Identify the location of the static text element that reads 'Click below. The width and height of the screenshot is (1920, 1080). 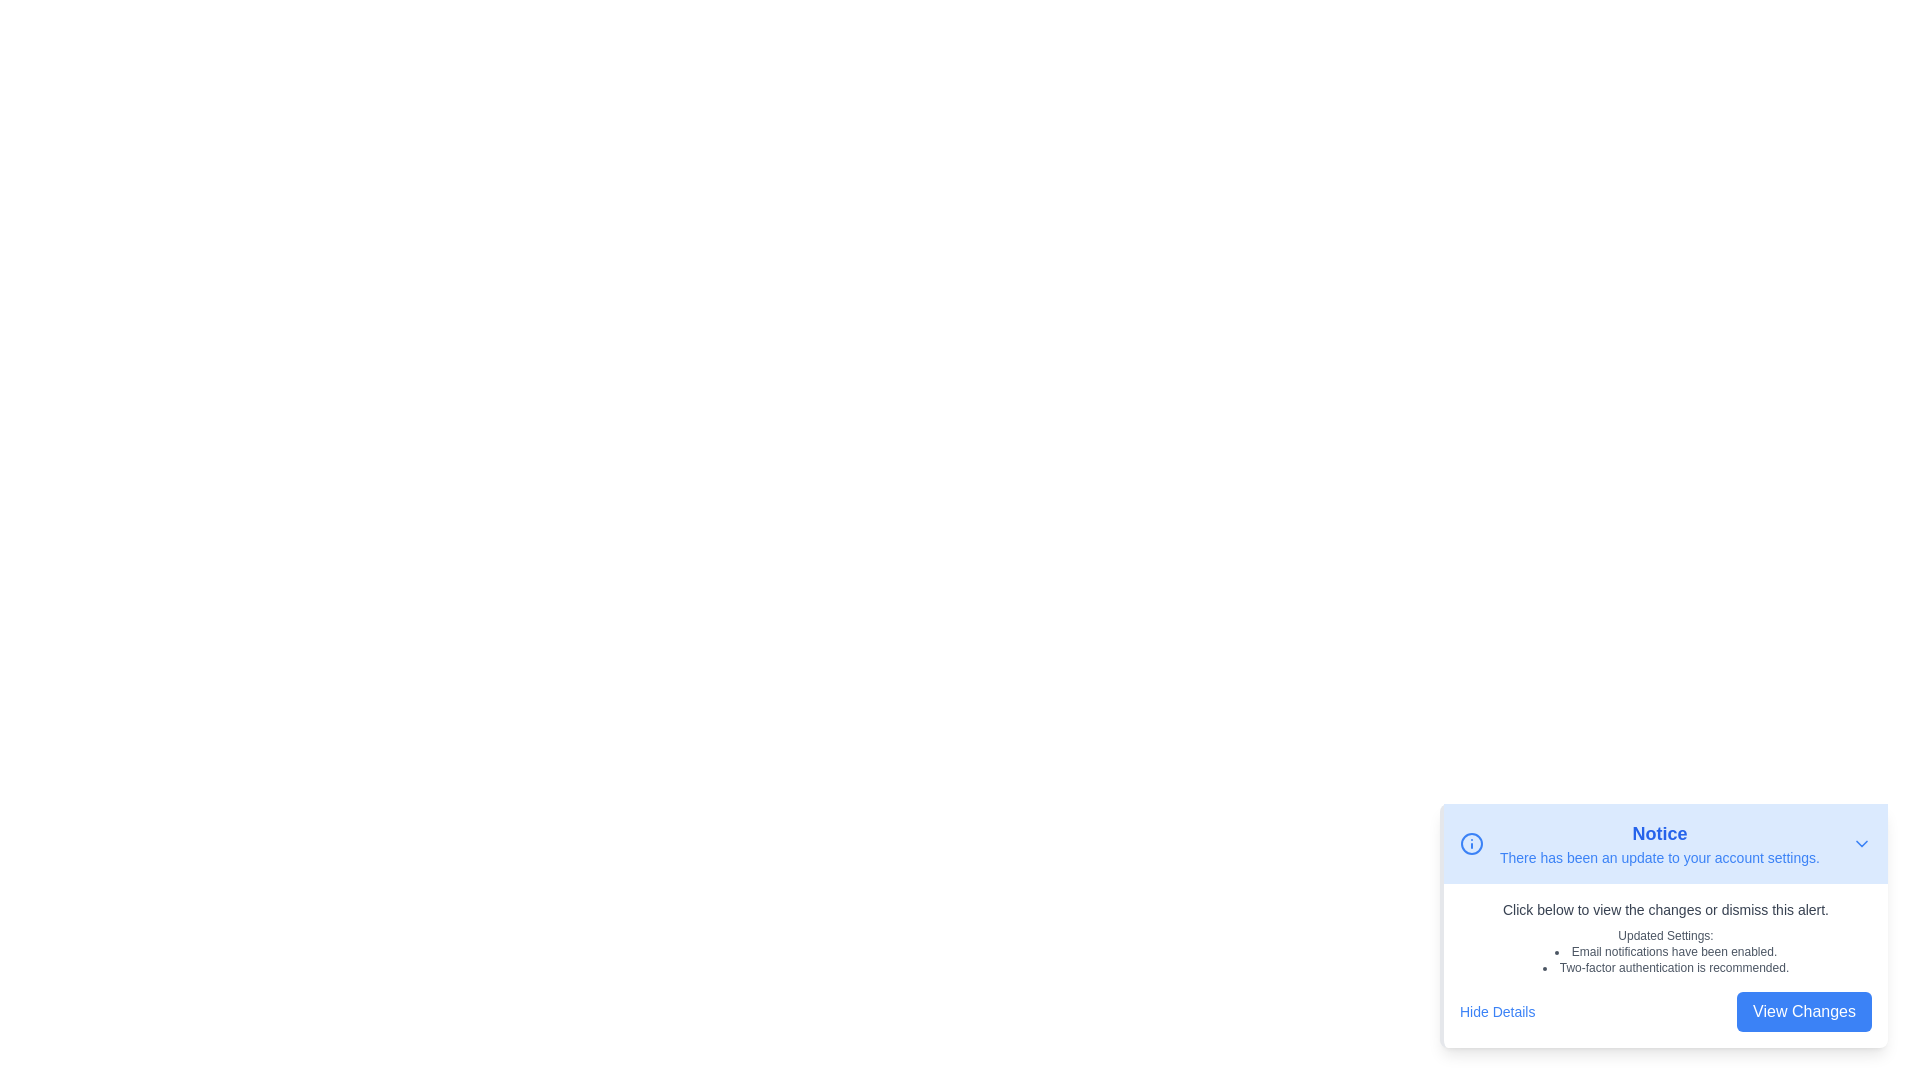
(1665, 910).